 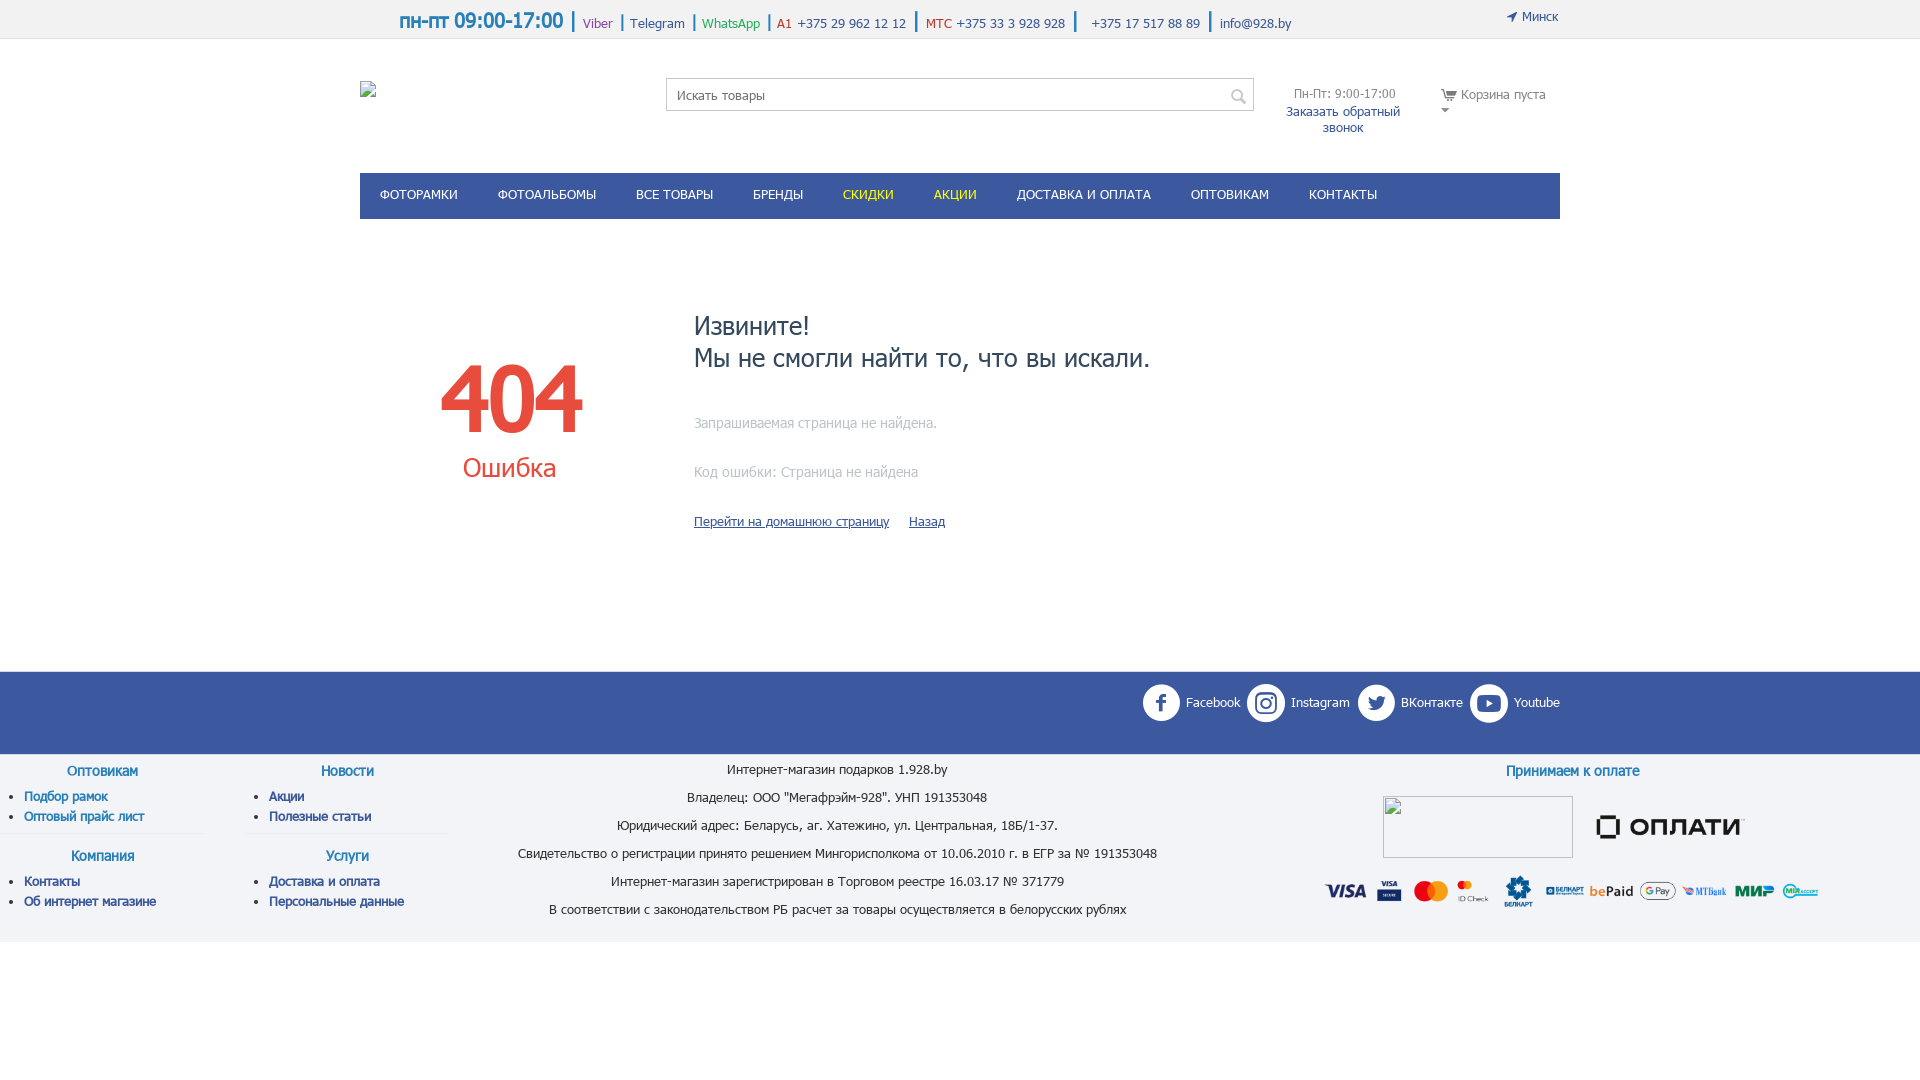 I want to click on 'info@928.by', so click(x=1254, y=23).